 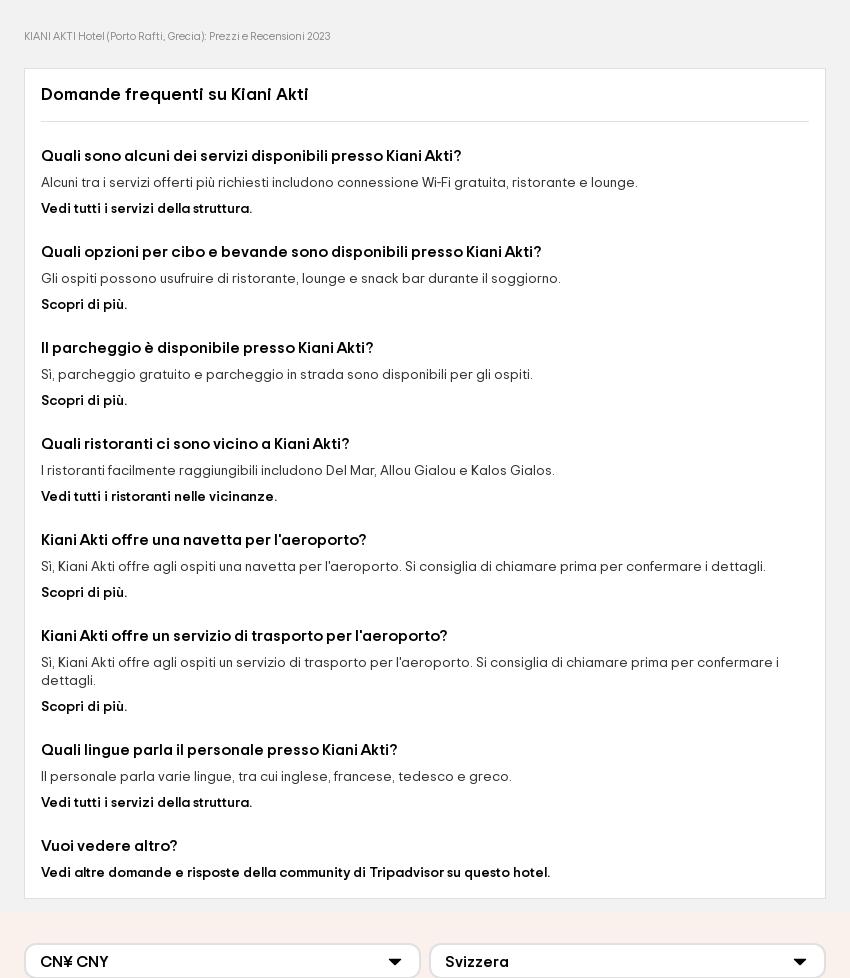 I want to click on 'Kiani Akti offre una navetta per l'aeroporto?', so click(x=202, y=539).